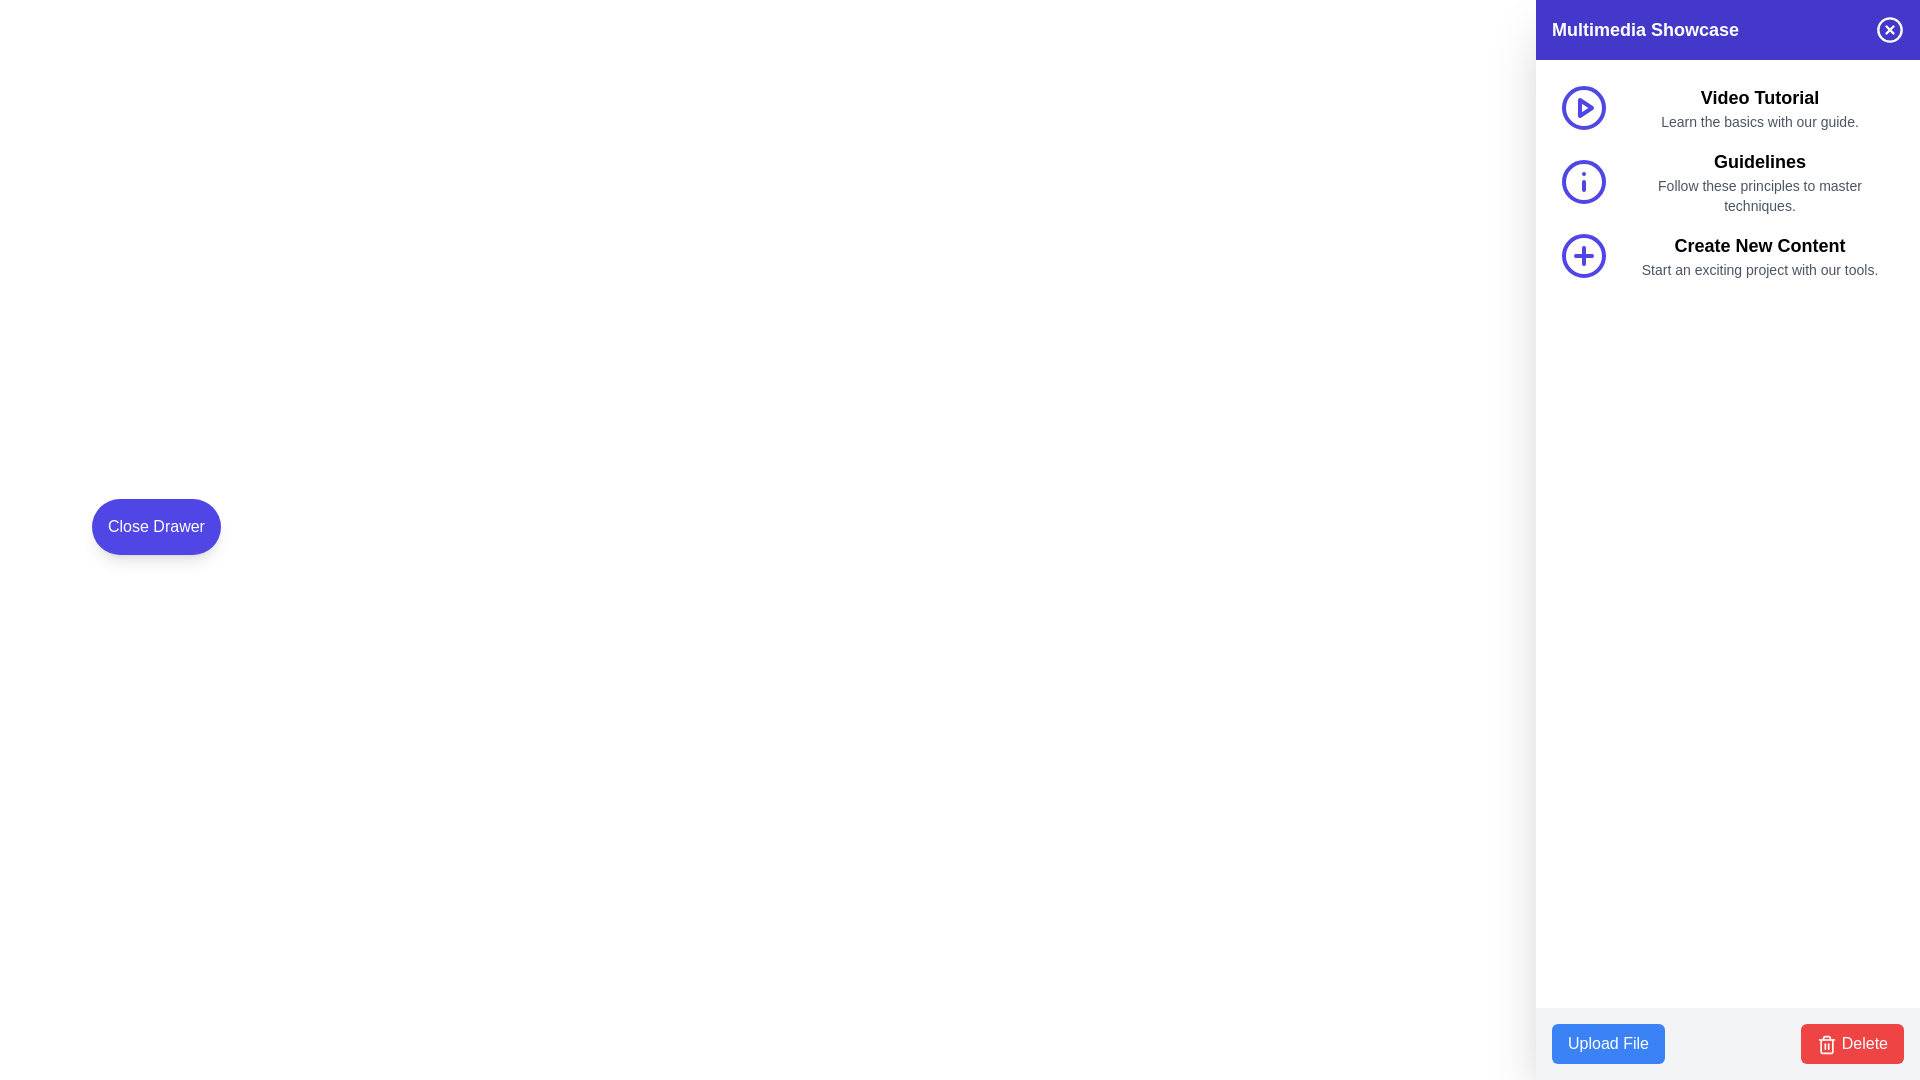 The image size is (1920, 1080). Describe the element at coordinates (1760, 245) in the screenshot. I see `the Text Label that serves as a title for creating new content, located under the 'Multimedia Showcase' heading in the right-hand panel` at that location.